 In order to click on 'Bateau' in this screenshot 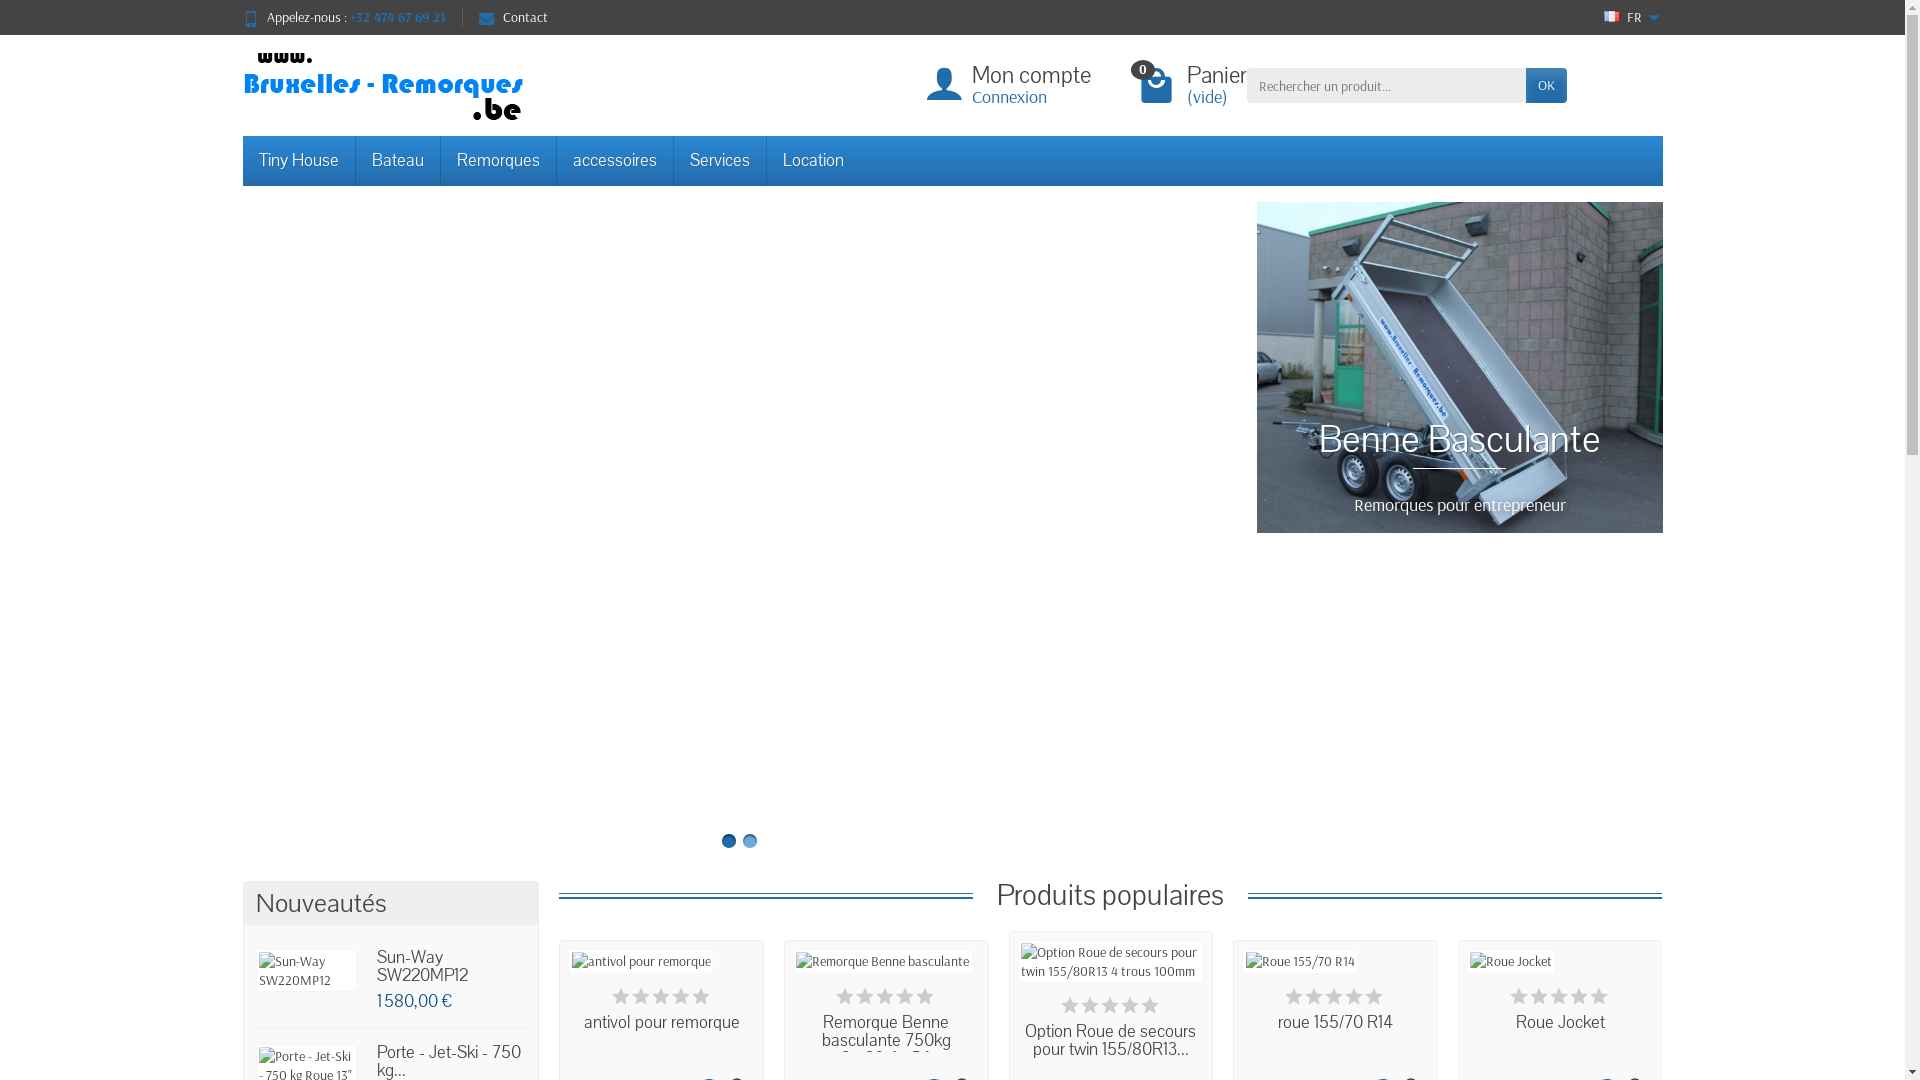, I will do `click(355, 160)`.